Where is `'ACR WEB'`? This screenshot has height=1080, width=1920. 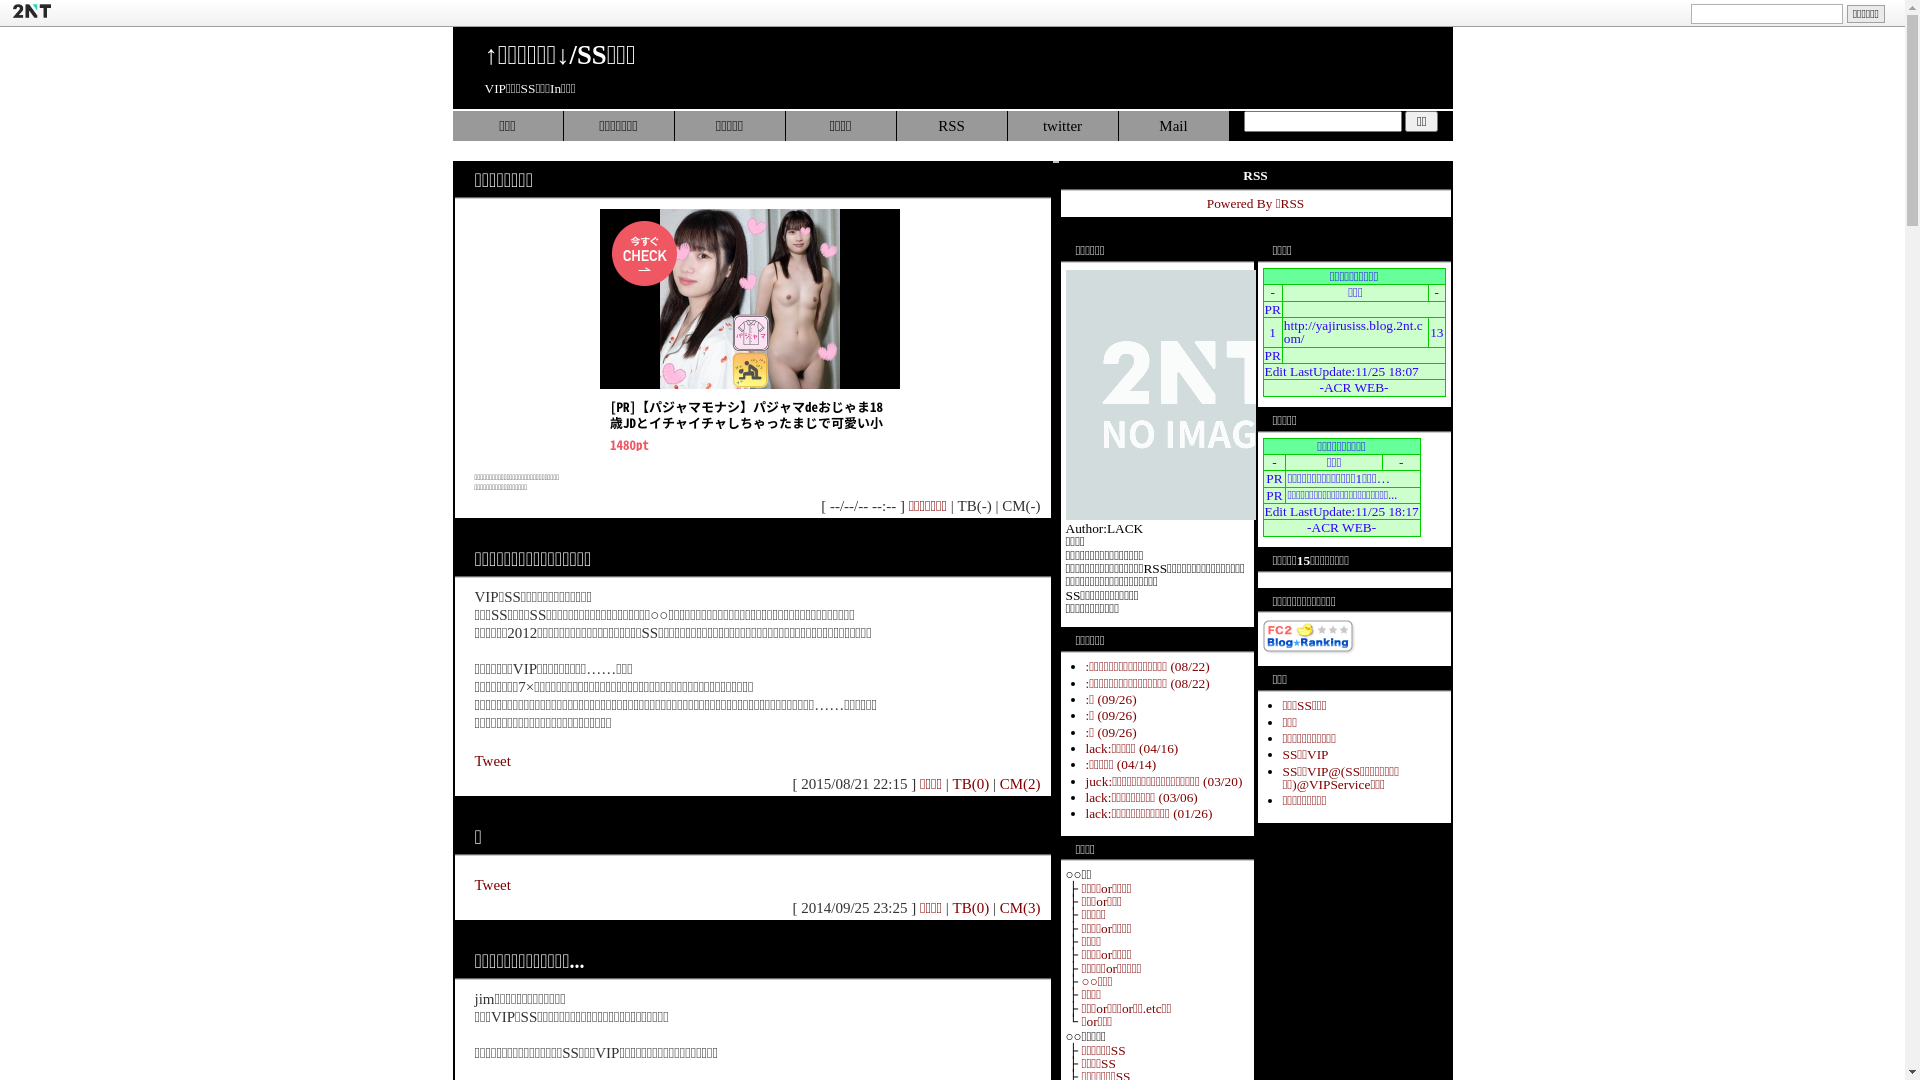 'ACR WEB' is located at coordinates (1353, 387).